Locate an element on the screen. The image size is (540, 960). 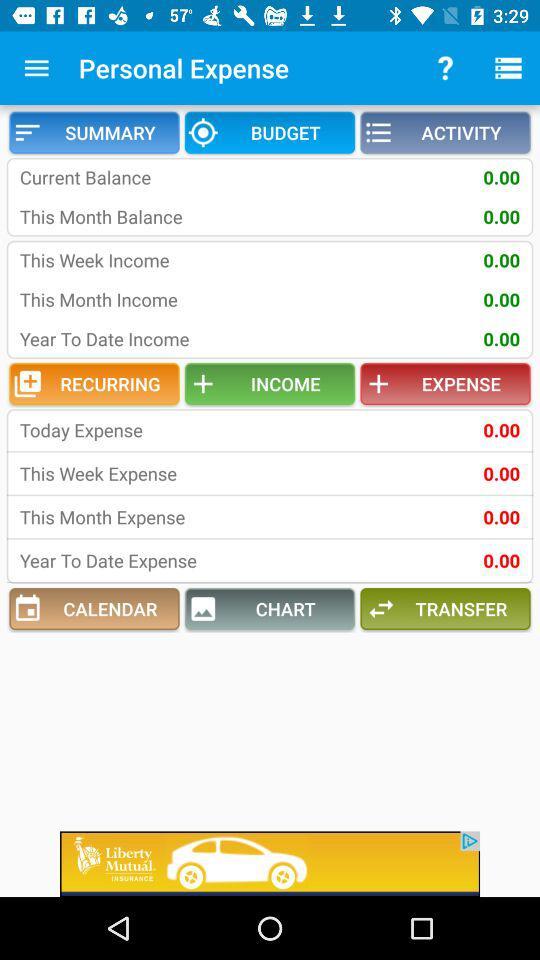
the item next to the summary icon is located at coordinates (270, 131).